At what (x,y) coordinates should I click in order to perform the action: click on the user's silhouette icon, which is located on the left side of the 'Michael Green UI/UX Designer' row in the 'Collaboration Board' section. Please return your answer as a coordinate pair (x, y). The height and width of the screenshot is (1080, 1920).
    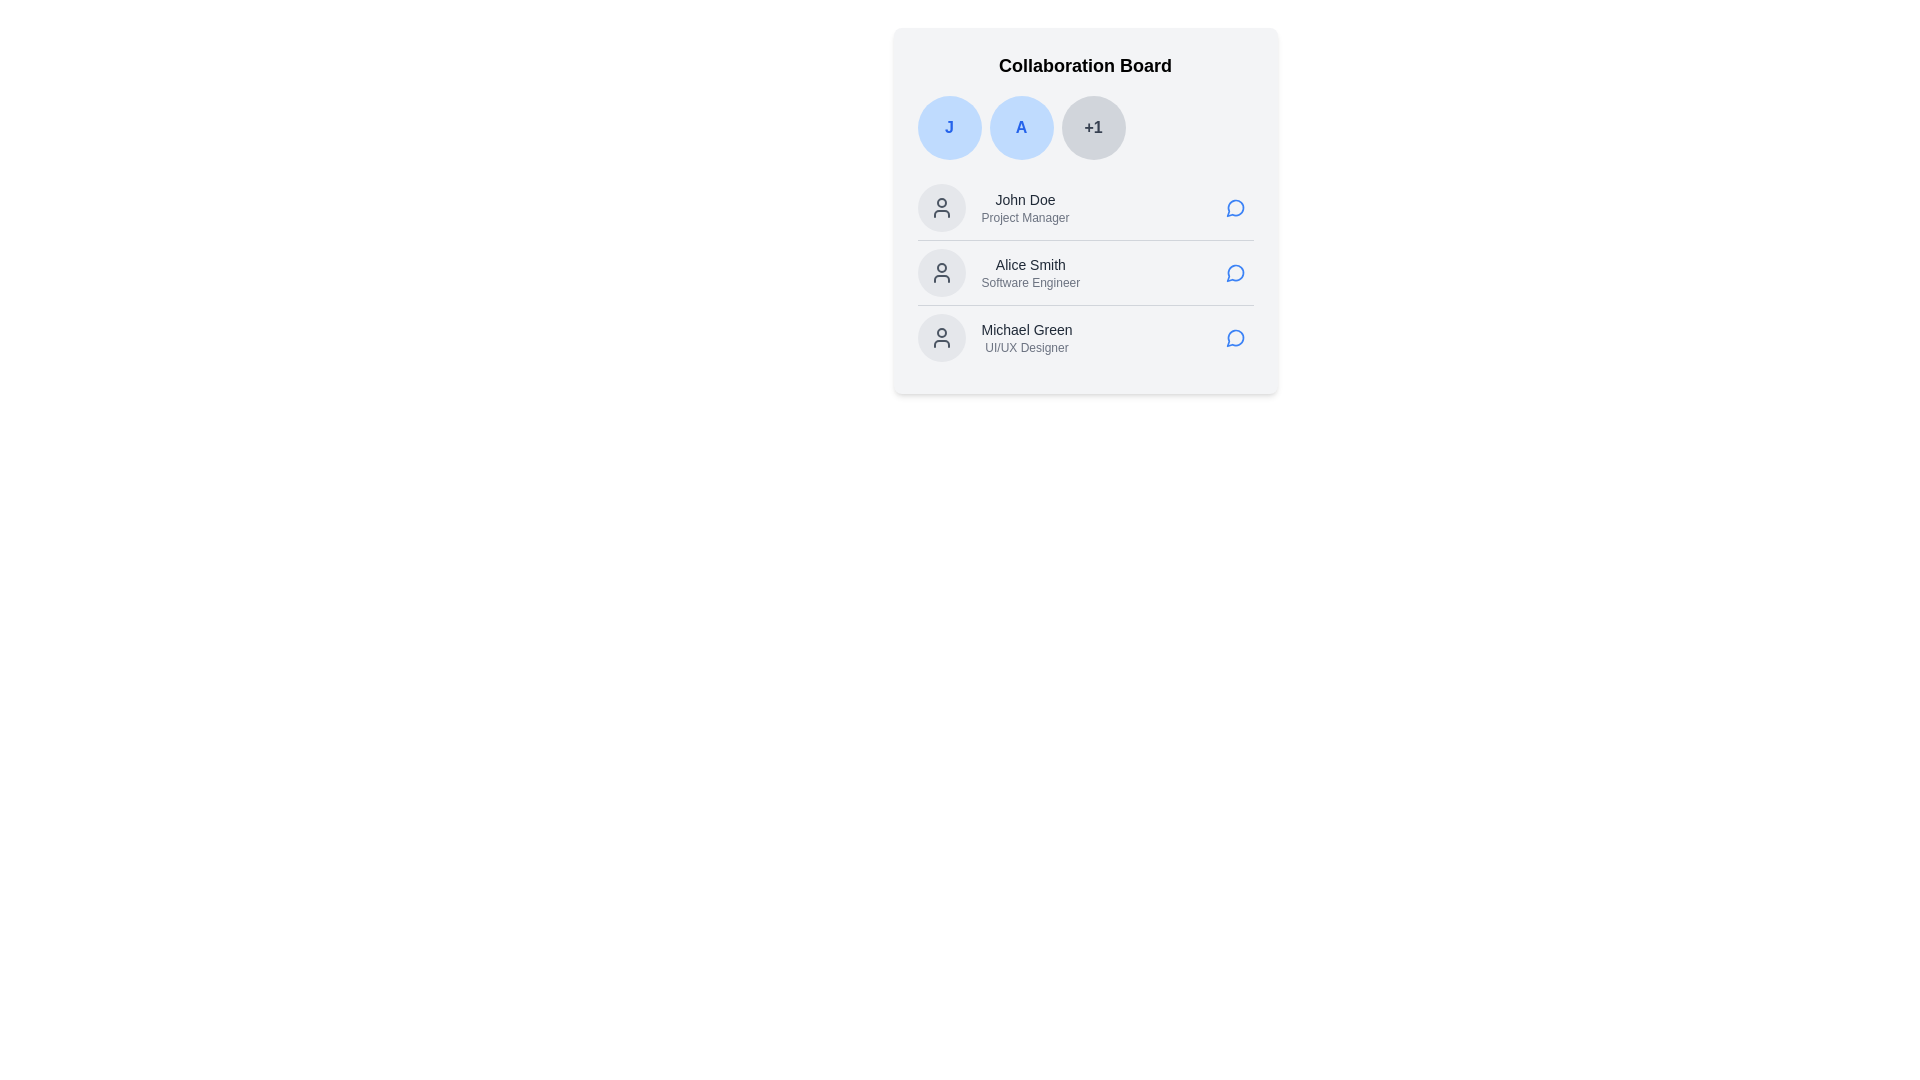
    Looking at the image, I should click on (940, 337).